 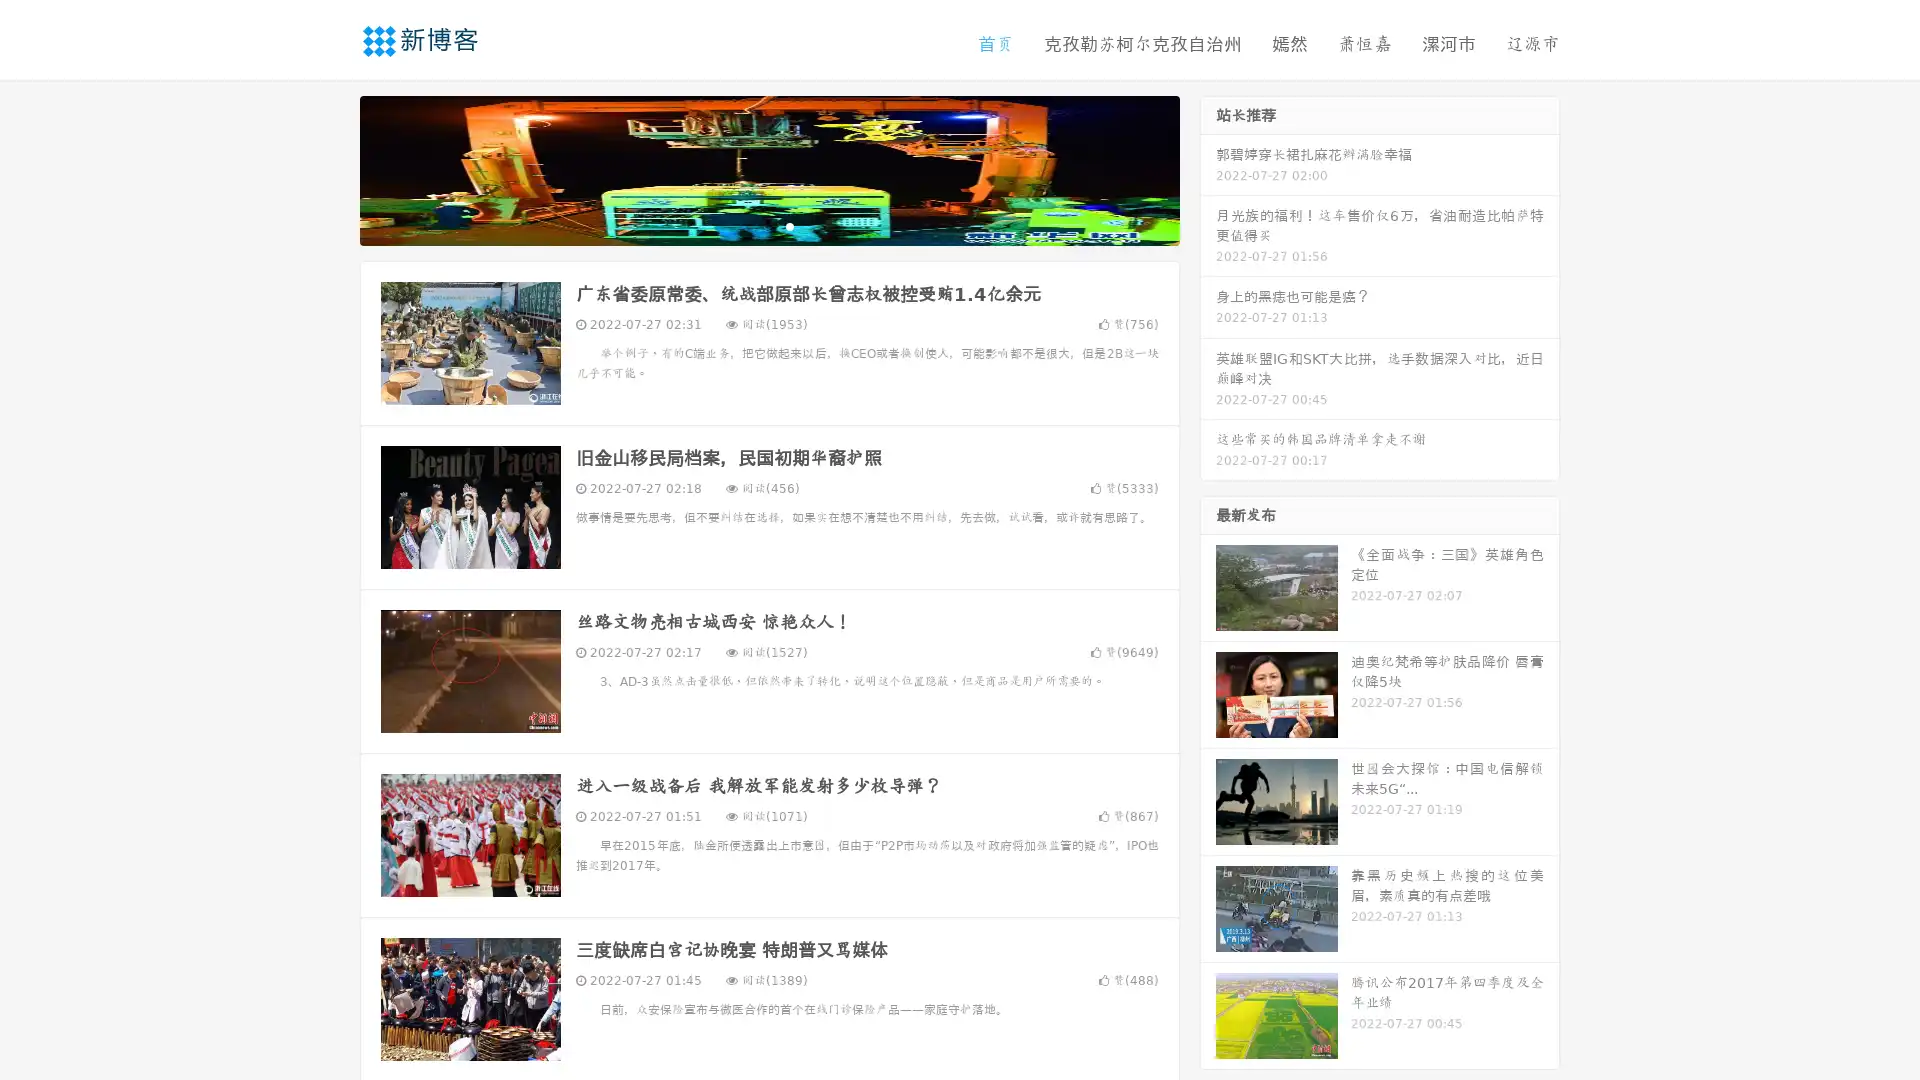 What do you see at coordinates (330, 168) in the screenshot?
I see `Previous slide` at bounding box center [330, 168].